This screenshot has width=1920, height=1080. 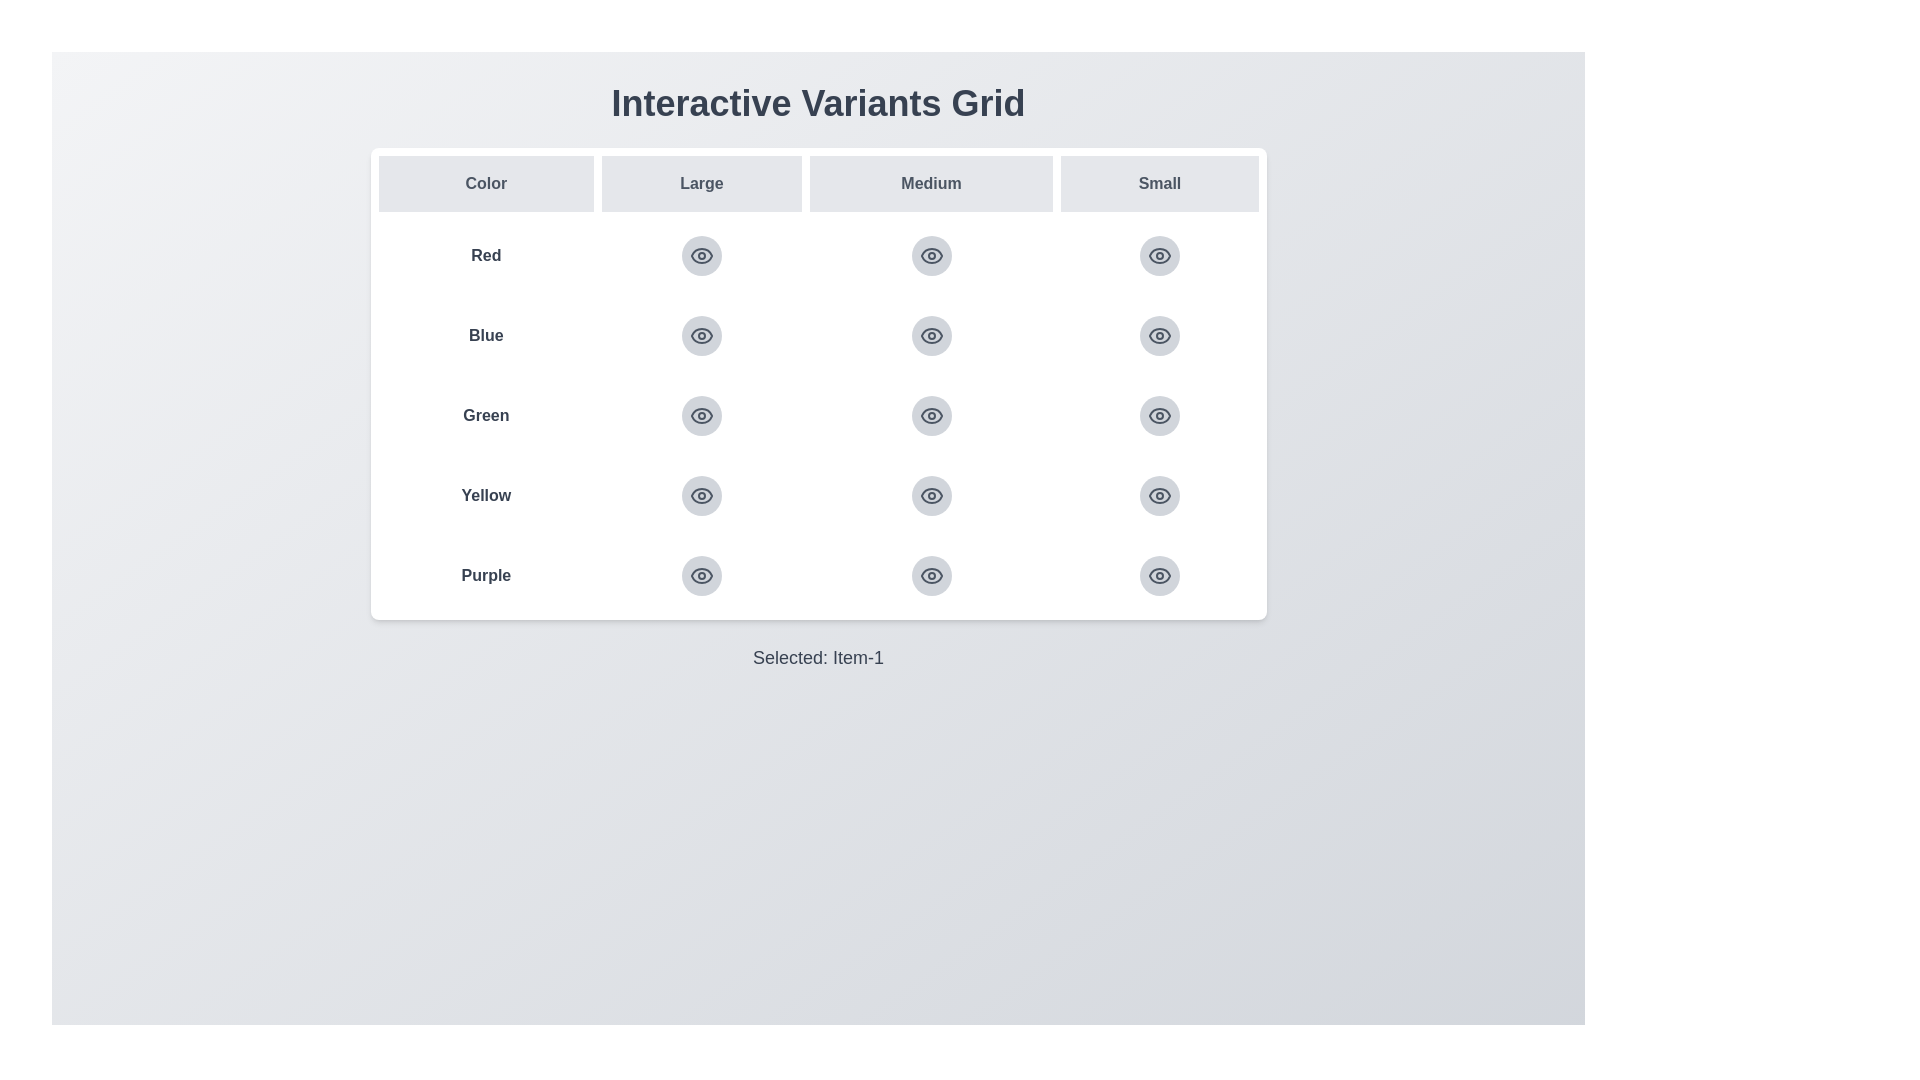 I want to click on the circular button with a gray background and an eye icon located in the last row labeled 'Purple' under the column 'Medium', so click(x=930, y=575).